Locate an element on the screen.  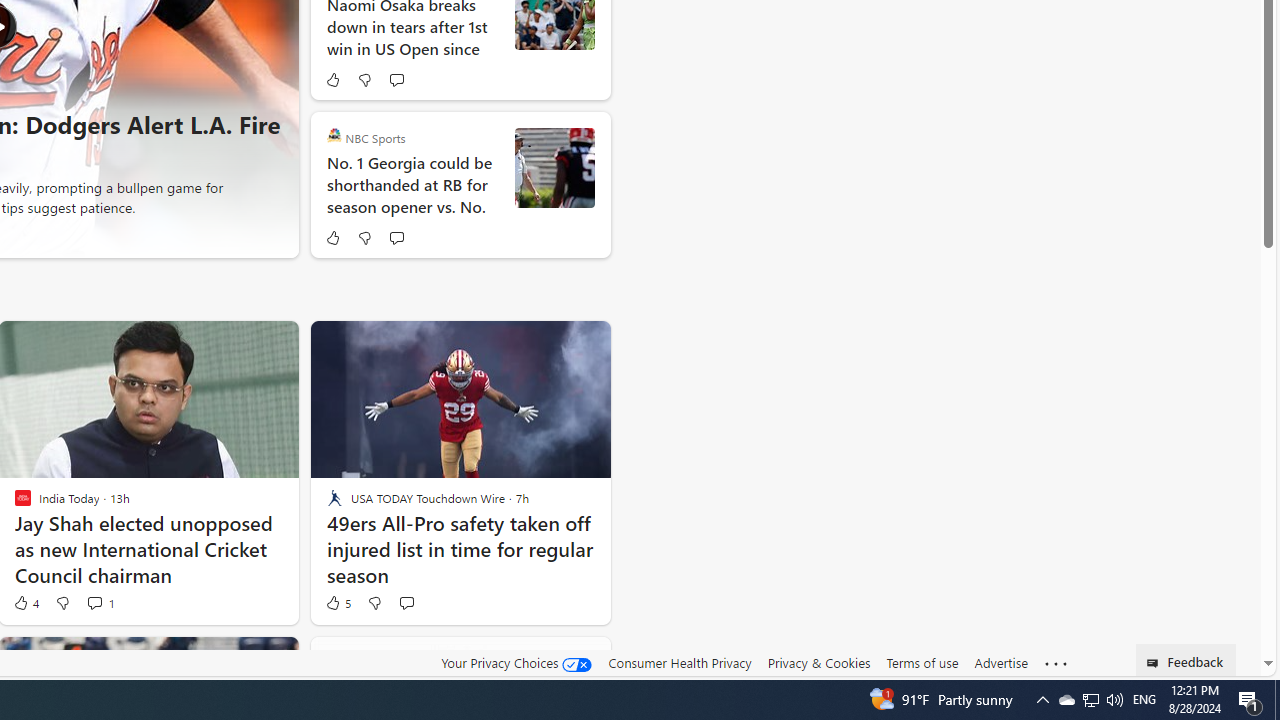
'View comments 1 Comment' is located at coordinates (93, 601).